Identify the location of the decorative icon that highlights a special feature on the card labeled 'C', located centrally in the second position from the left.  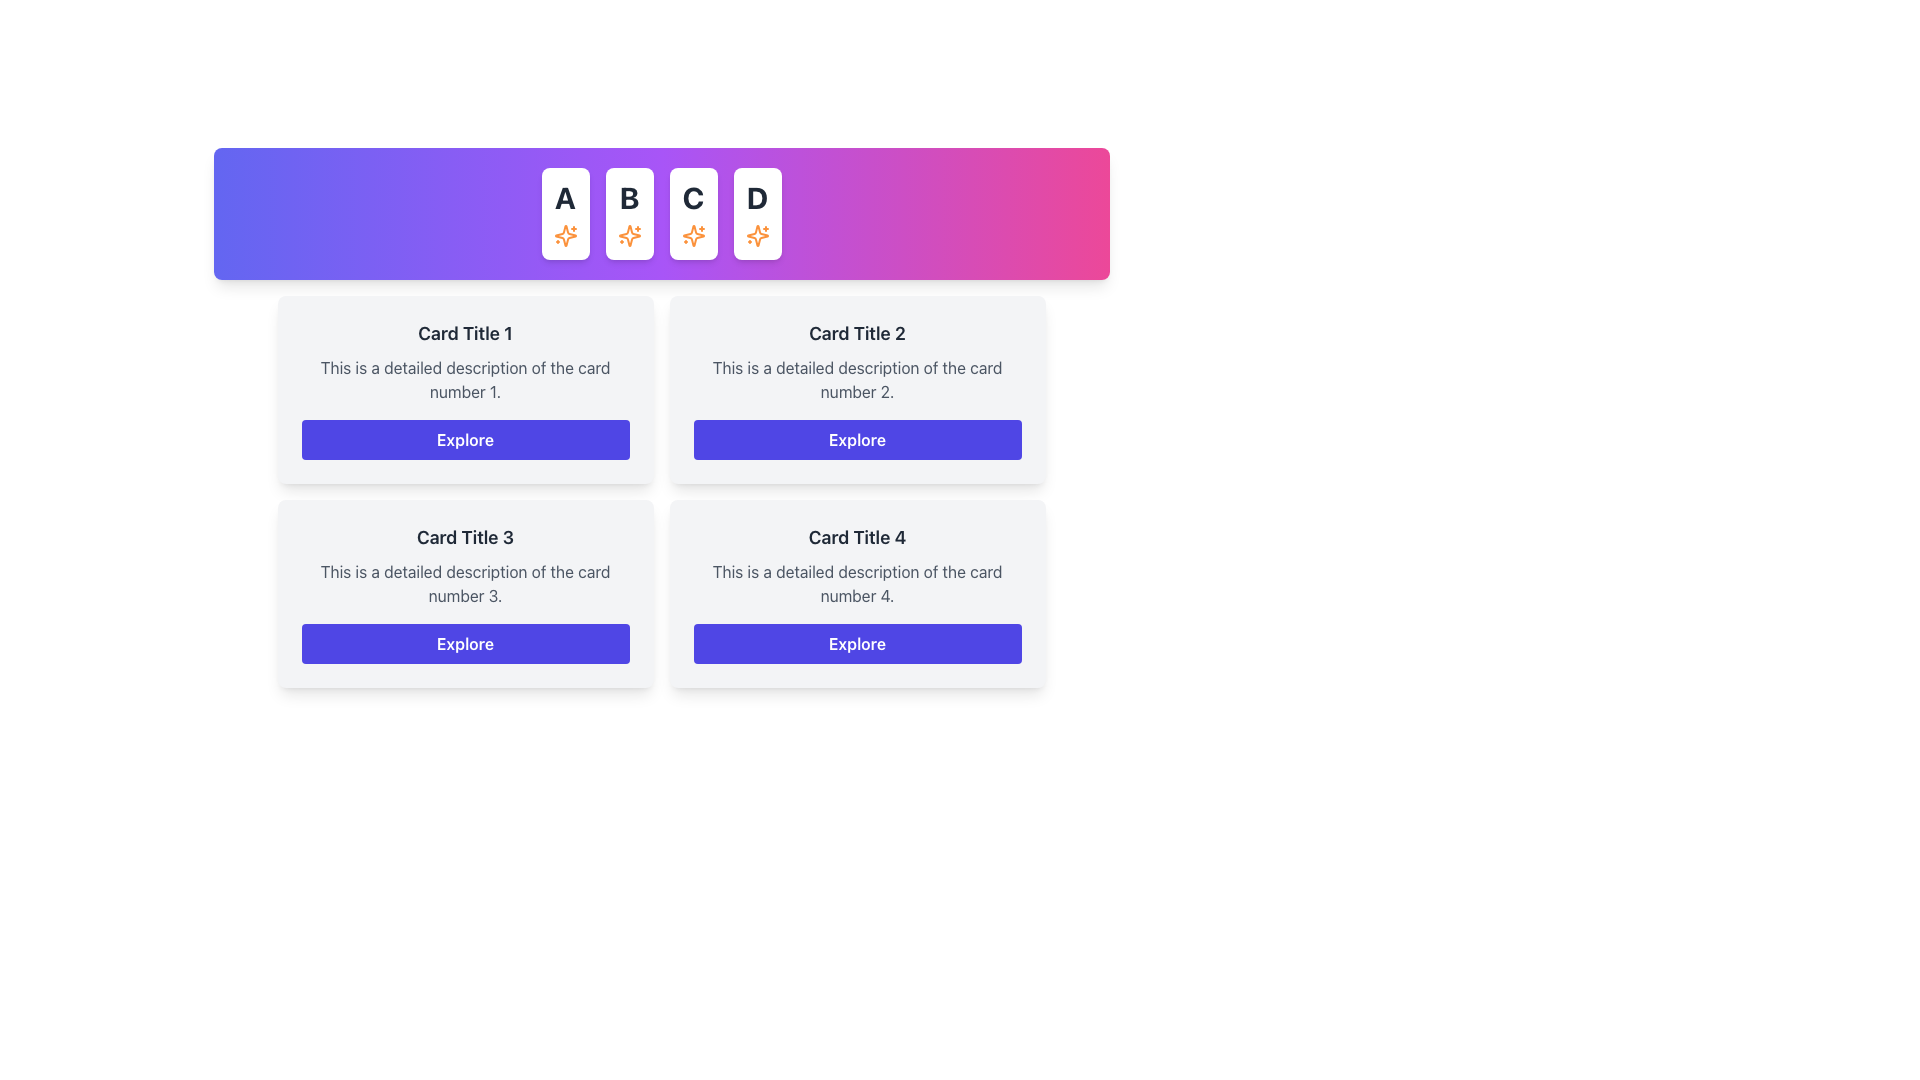
(693, 234).